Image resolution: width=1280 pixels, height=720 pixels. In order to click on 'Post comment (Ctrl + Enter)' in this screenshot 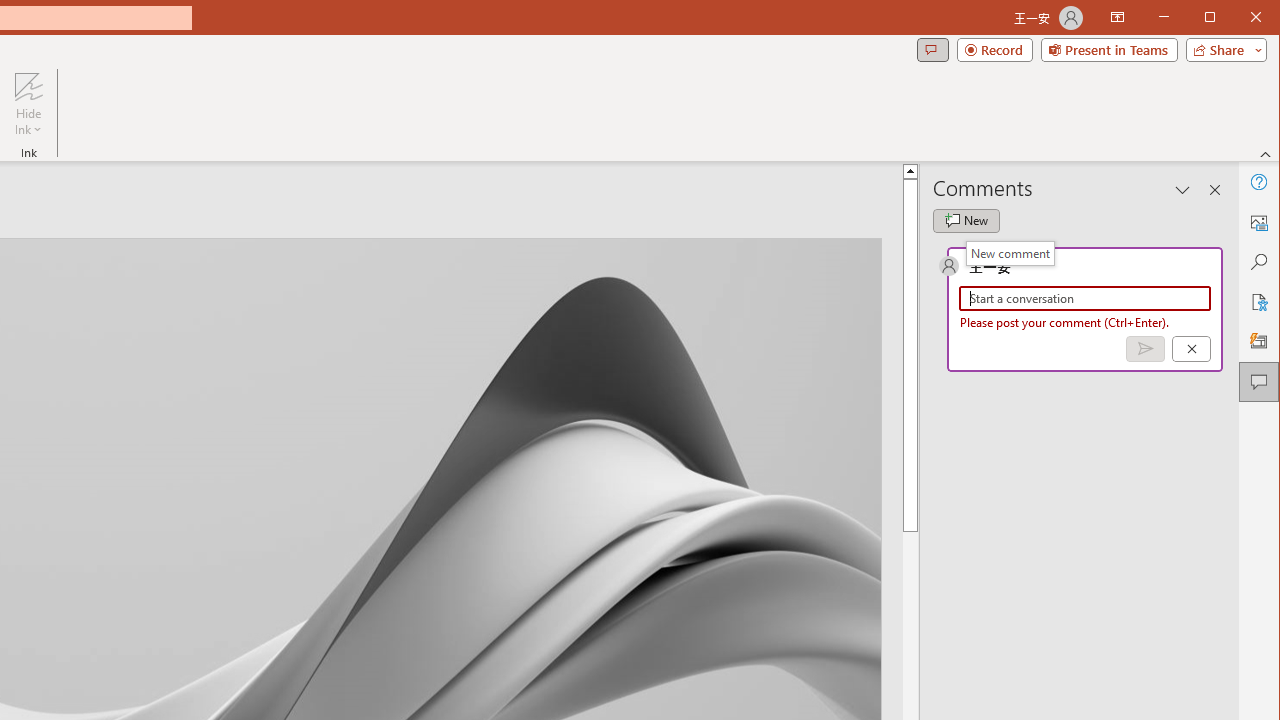, I will do `click(1145, 348)`.